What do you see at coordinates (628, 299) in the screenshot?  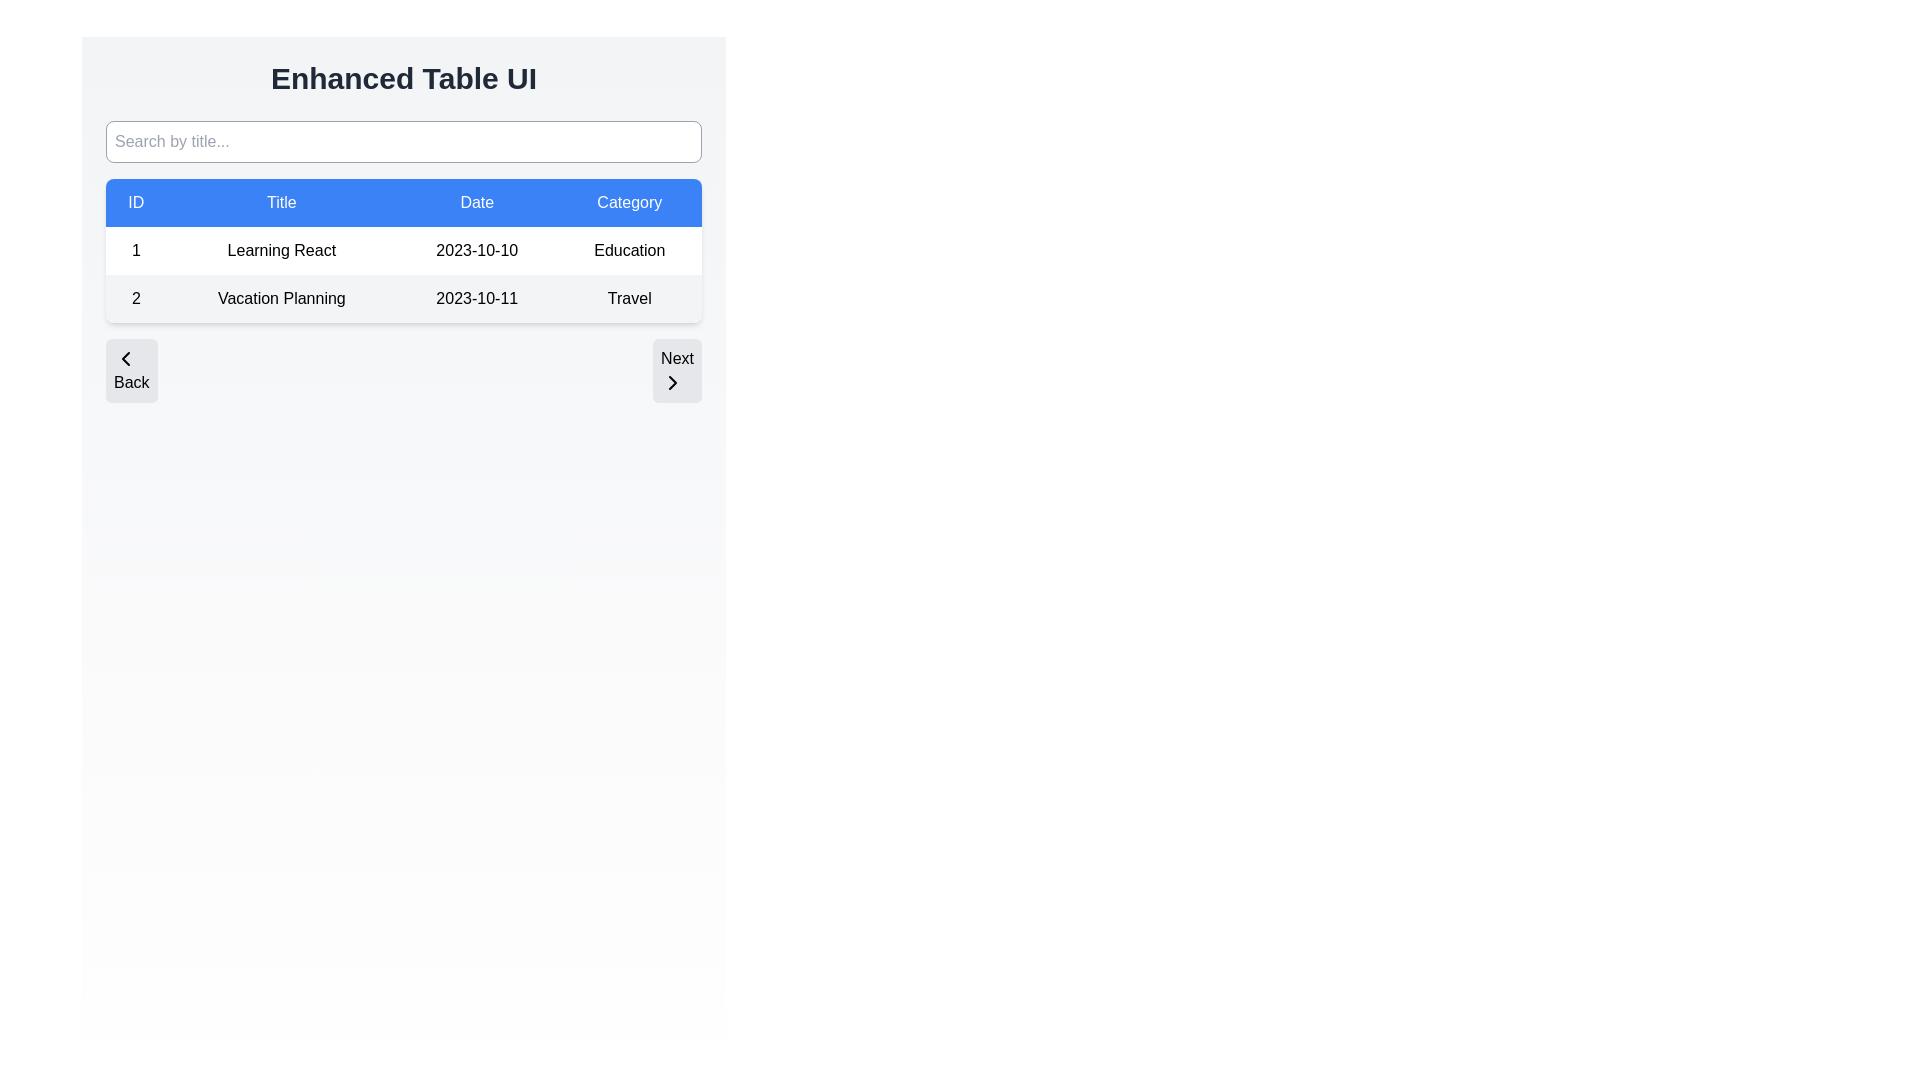 I see `the static text element displaying 'Travel', which is styled in black sans-serif font and located in the third column of the second row under the 'Category' header` at bounding box center [628, 299].